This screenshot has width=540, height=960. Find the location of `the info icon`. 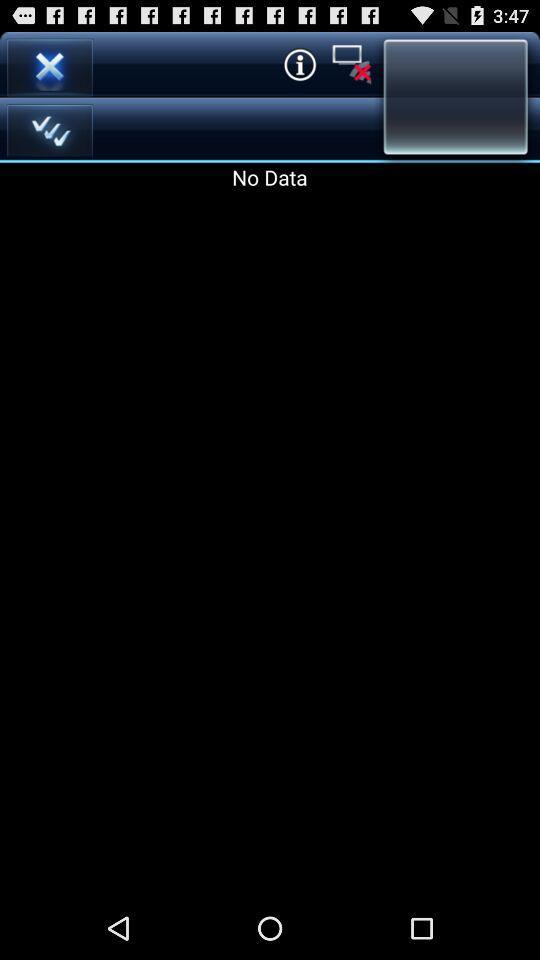

the info icon is located at coordinates (298, 68).